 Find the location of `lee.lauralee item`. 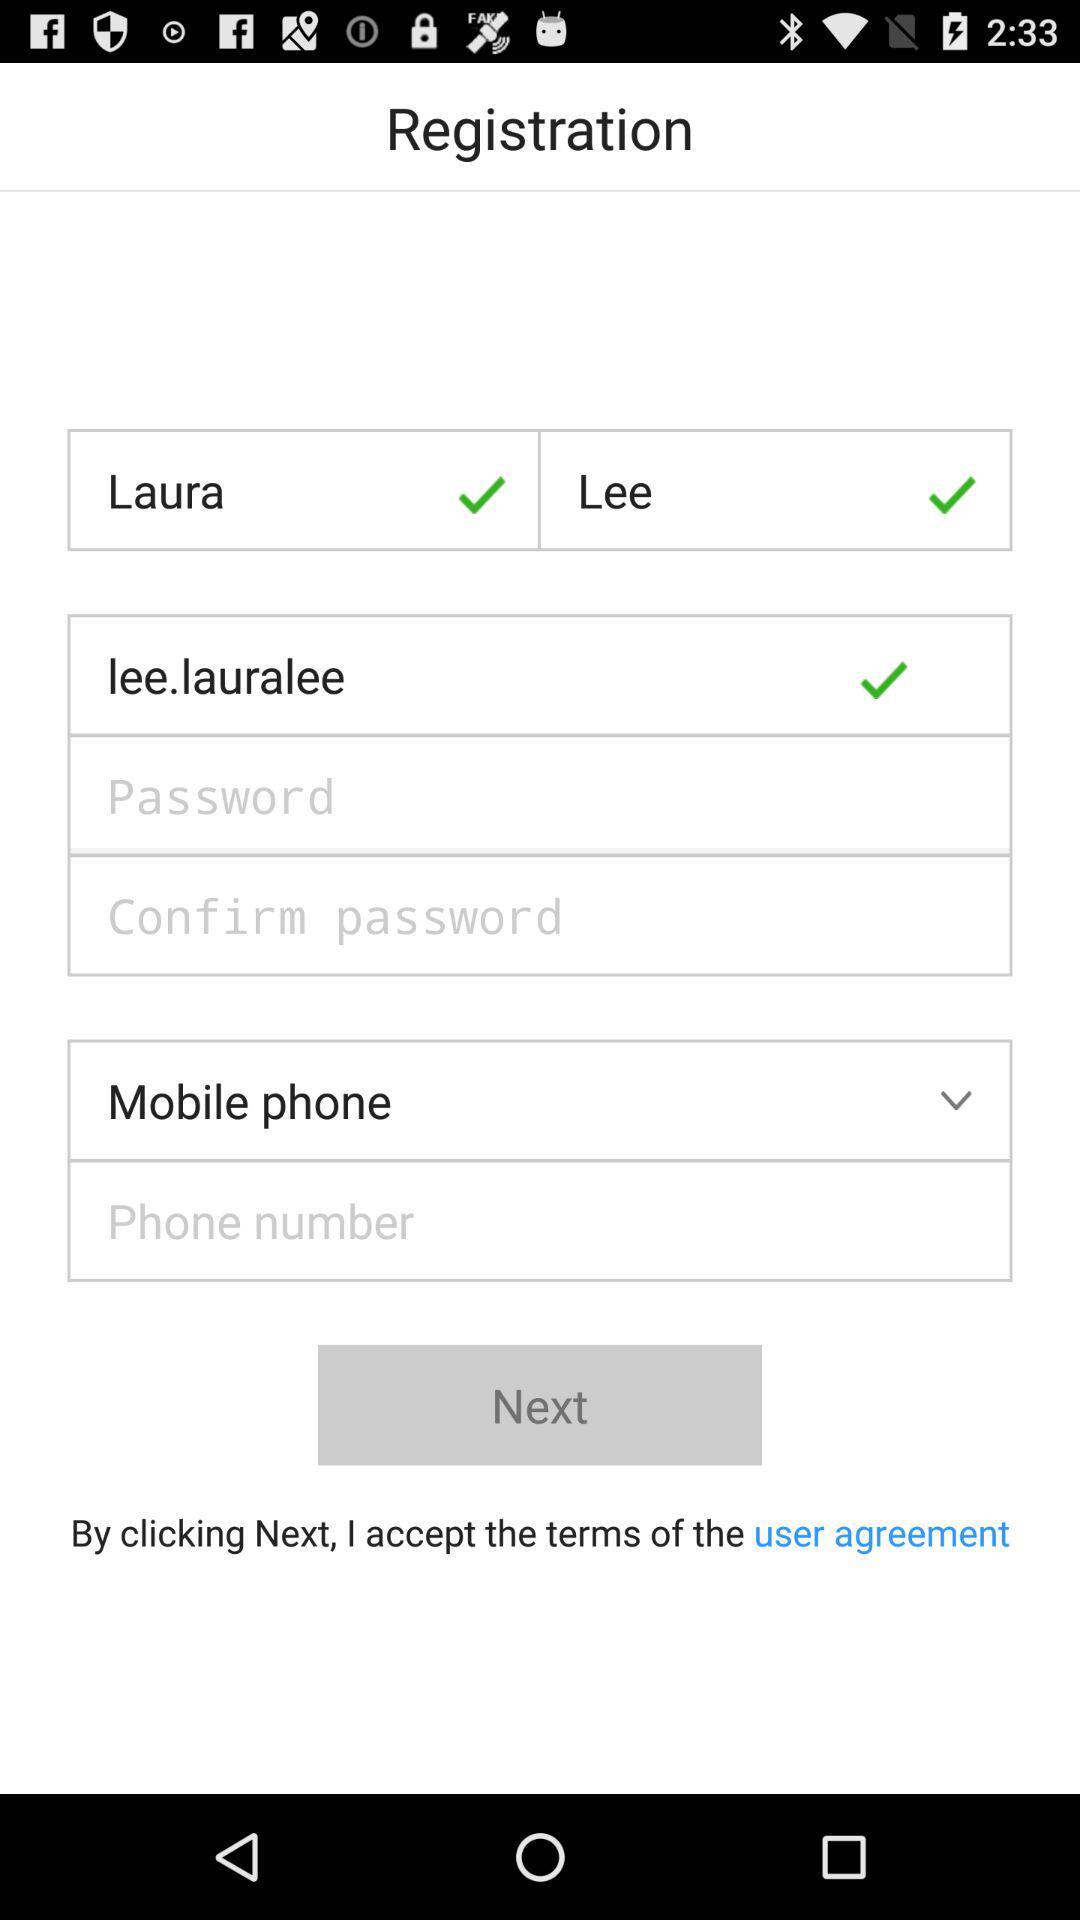

lee.lauralee item is located at coordinates (540, 675).